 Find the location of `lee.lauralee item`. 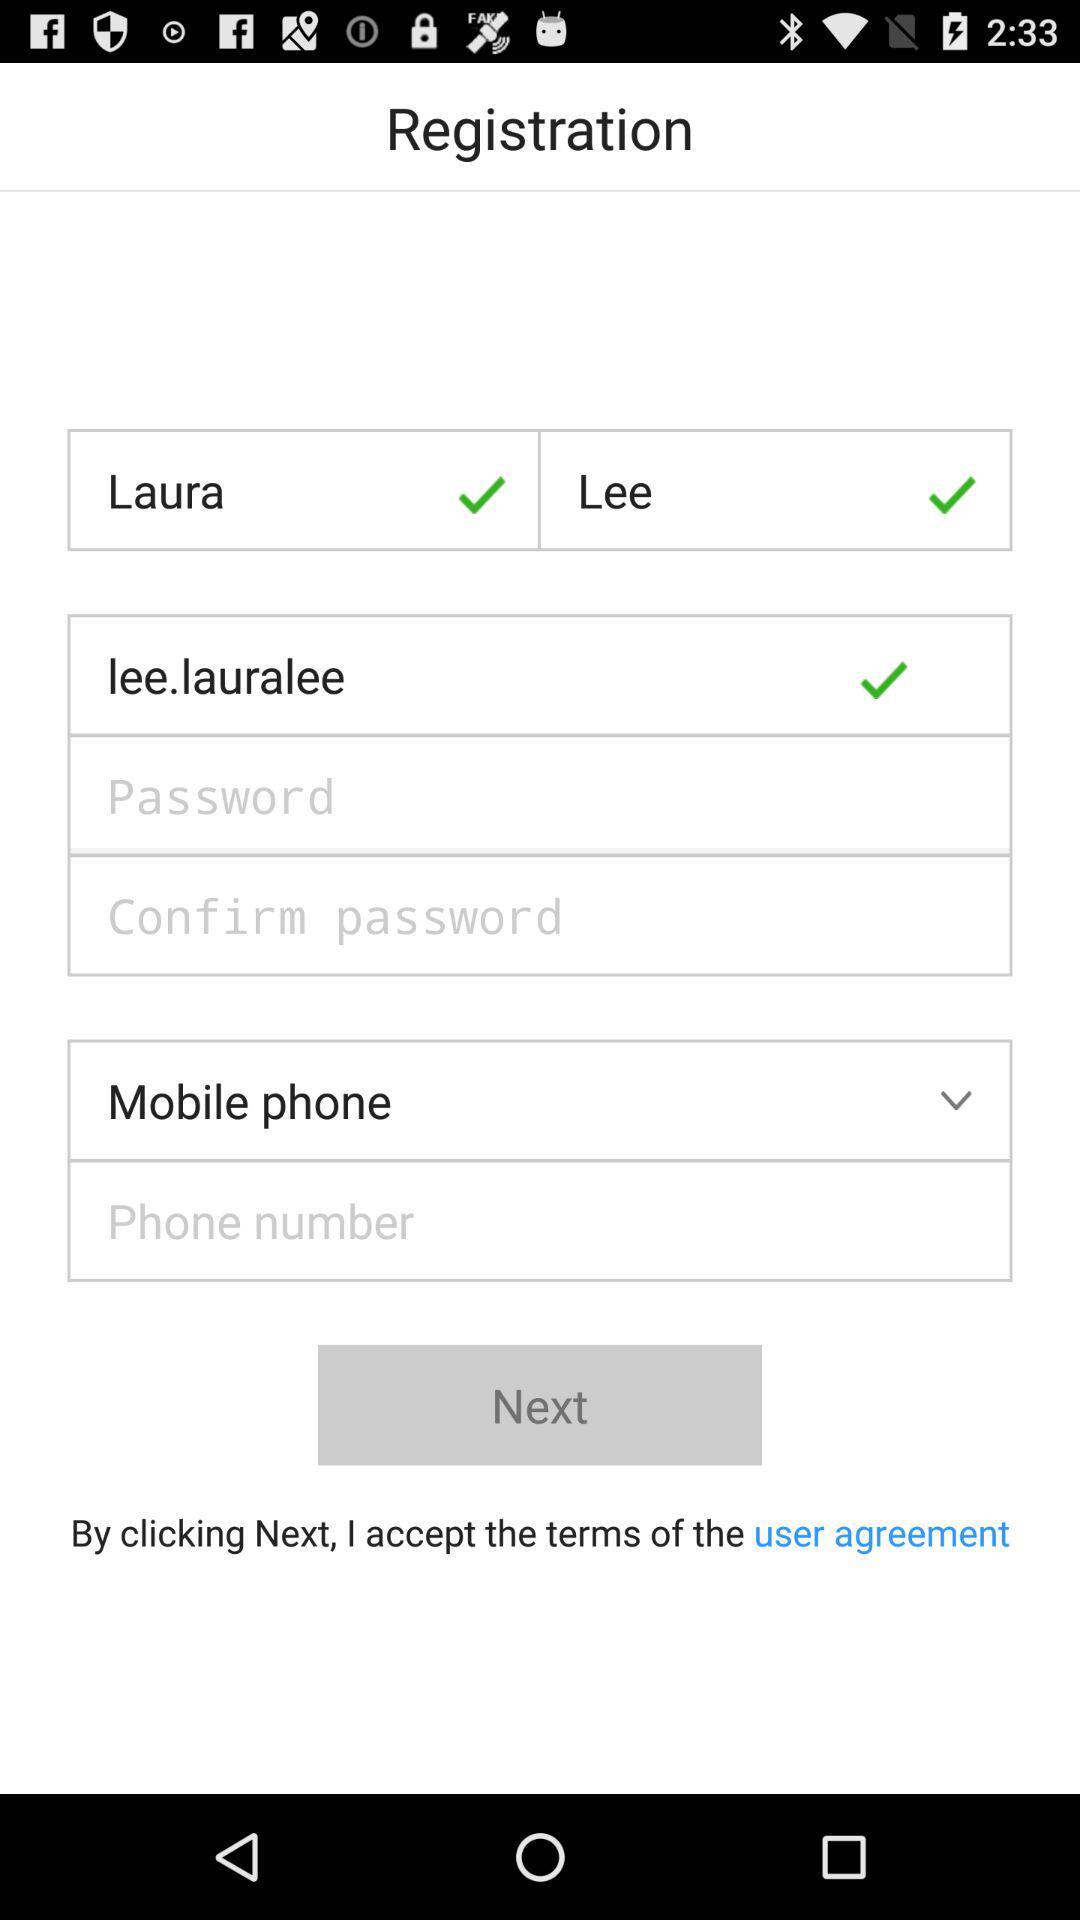

lee.lauralee item is located at coordinates (540, 675).